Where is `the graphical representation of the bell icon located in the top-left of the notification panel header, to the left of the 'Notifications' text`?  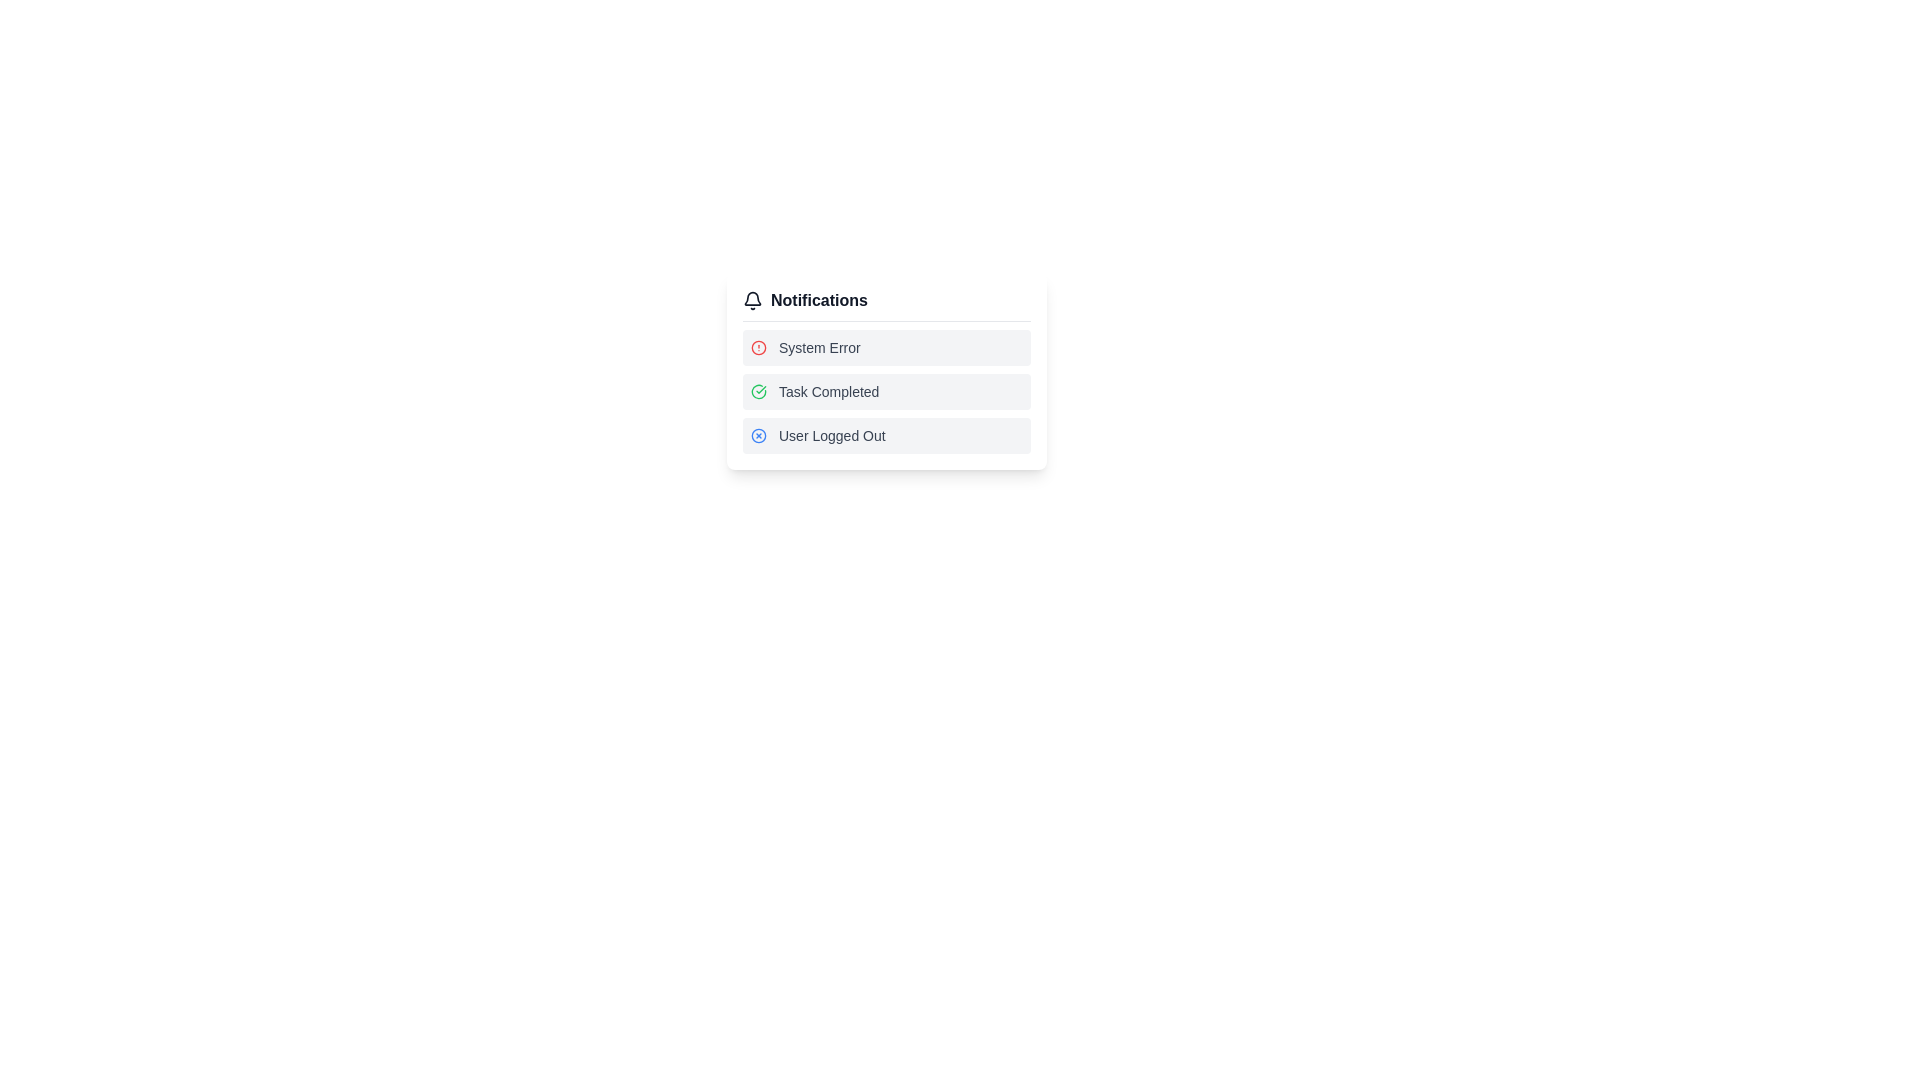
the graphical representation of the bell icon located in the top-left of the notification panel header, to the left of the 'Notifications' text is located at coordinates (752, 300).